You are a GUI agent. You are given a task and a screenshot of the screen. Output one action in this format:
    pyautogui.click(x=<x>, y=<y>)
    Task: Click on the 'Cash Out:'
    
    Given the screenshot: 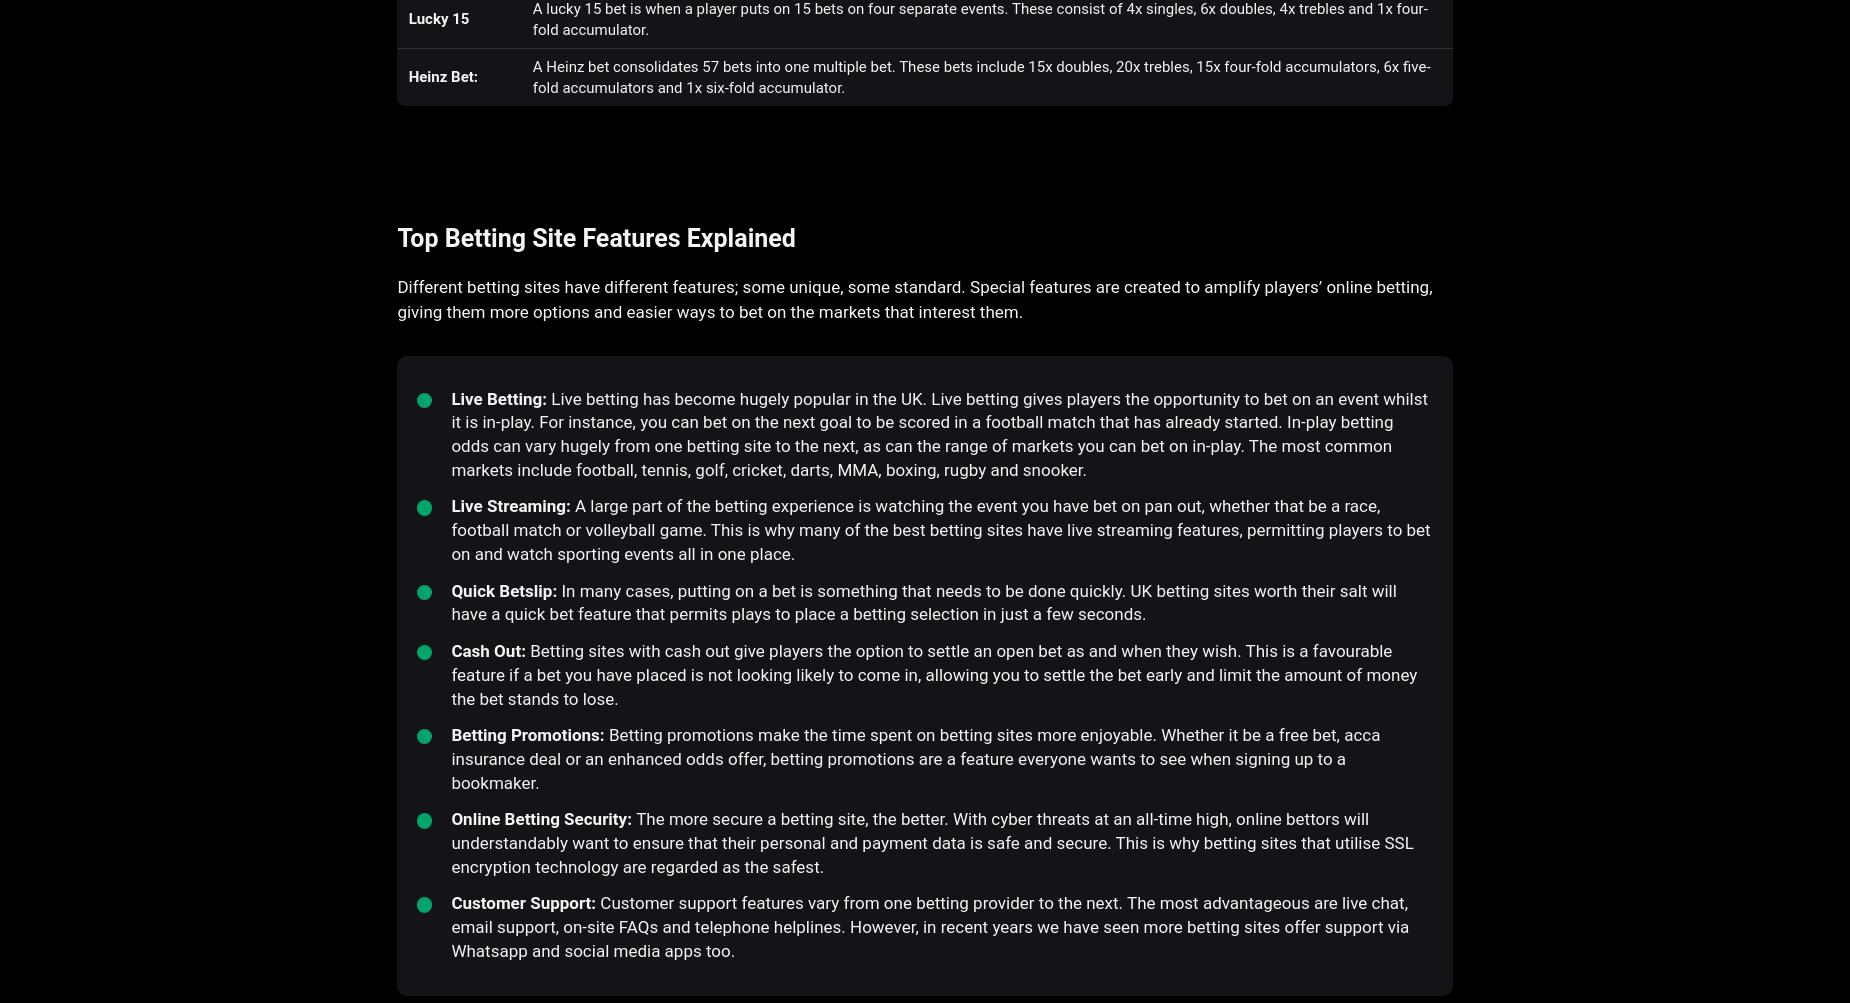 What is the action you would take?
    pyautogui.click(x=490, y=650)
    